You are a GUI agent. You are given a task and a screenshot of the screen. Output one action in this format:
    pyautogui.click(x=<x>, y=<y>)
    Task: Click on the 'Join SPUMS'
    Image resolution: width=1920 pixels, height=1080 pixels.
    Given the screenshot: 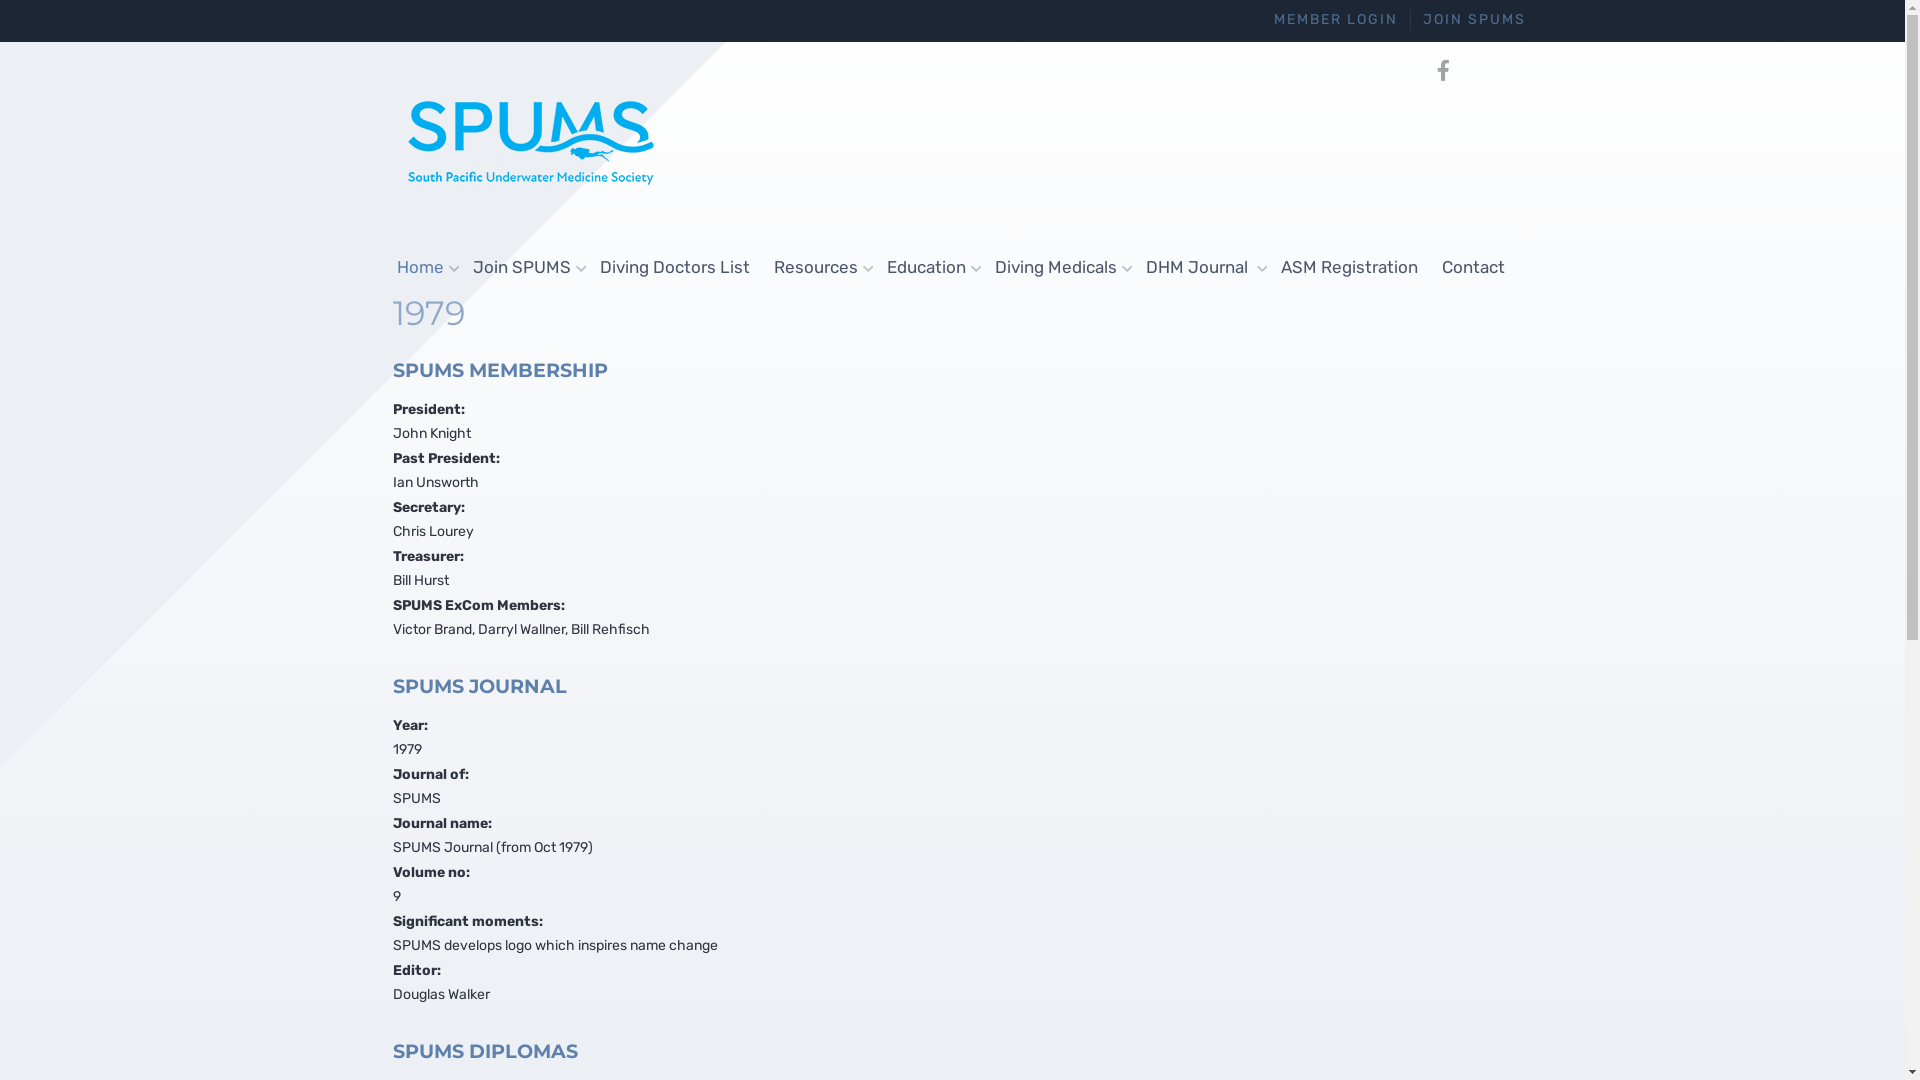 What is the action you would take?
    pyautogui.click(x=523, y=266)
    